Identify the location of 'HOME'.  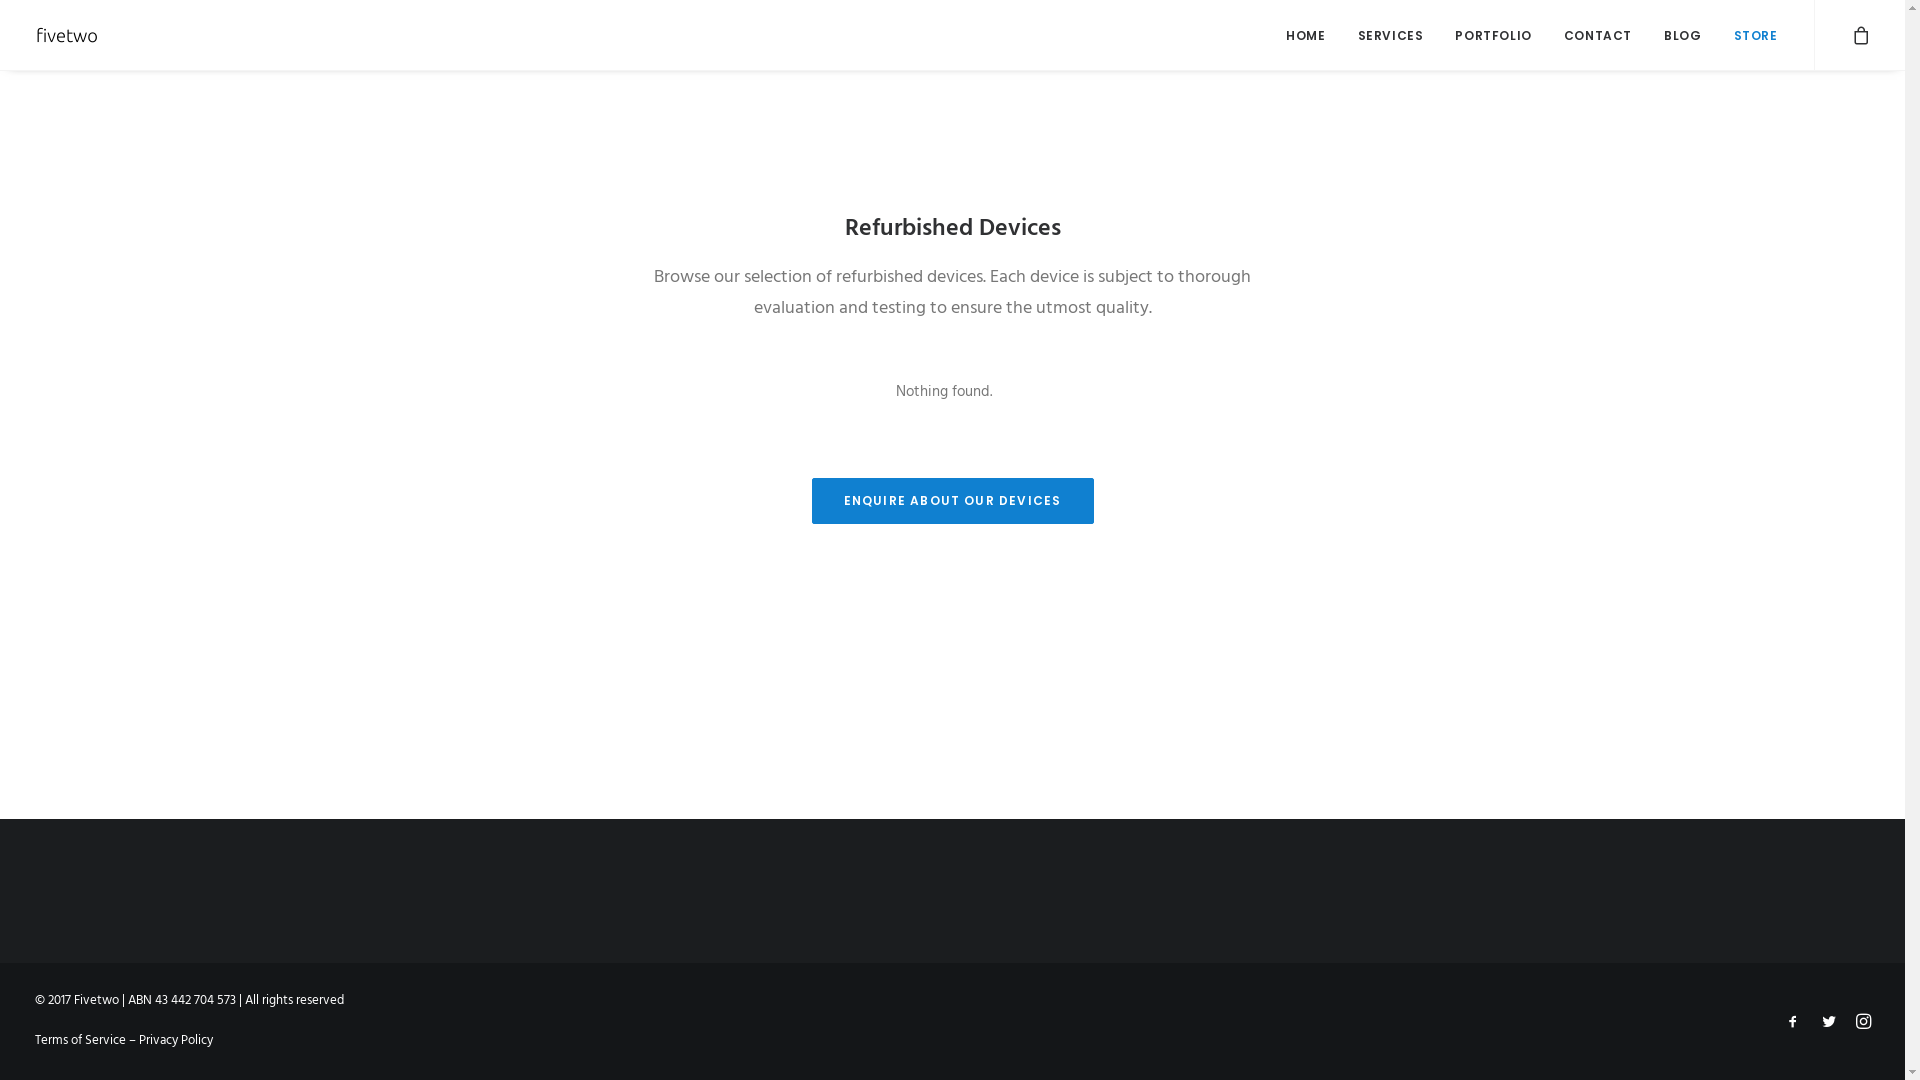
(1271, 34).